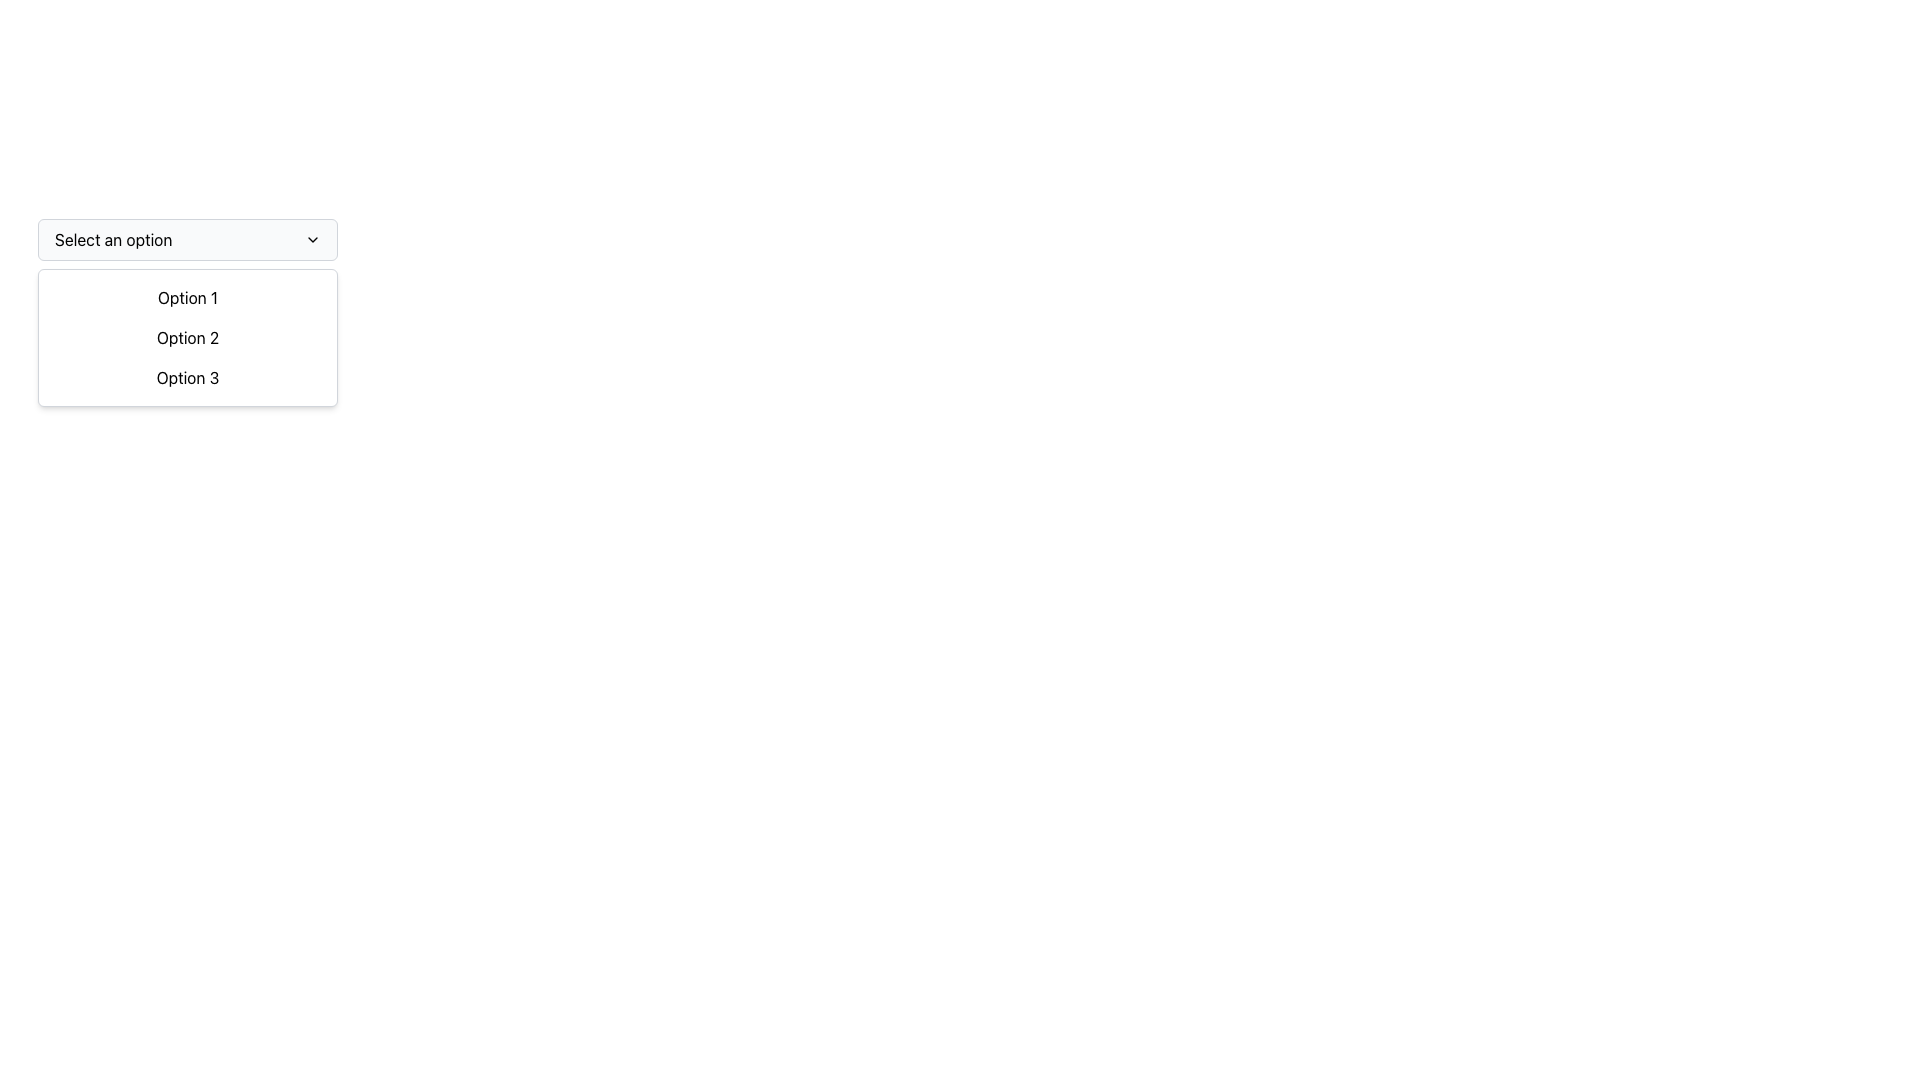 The image size is (1920, 1080). What do you see at coordinates (187, 337) in the screenshot?
I see `to select 'Option 2' from the dropdown list positioned below the 'Select an option' button` at bounding box center [187, 337].